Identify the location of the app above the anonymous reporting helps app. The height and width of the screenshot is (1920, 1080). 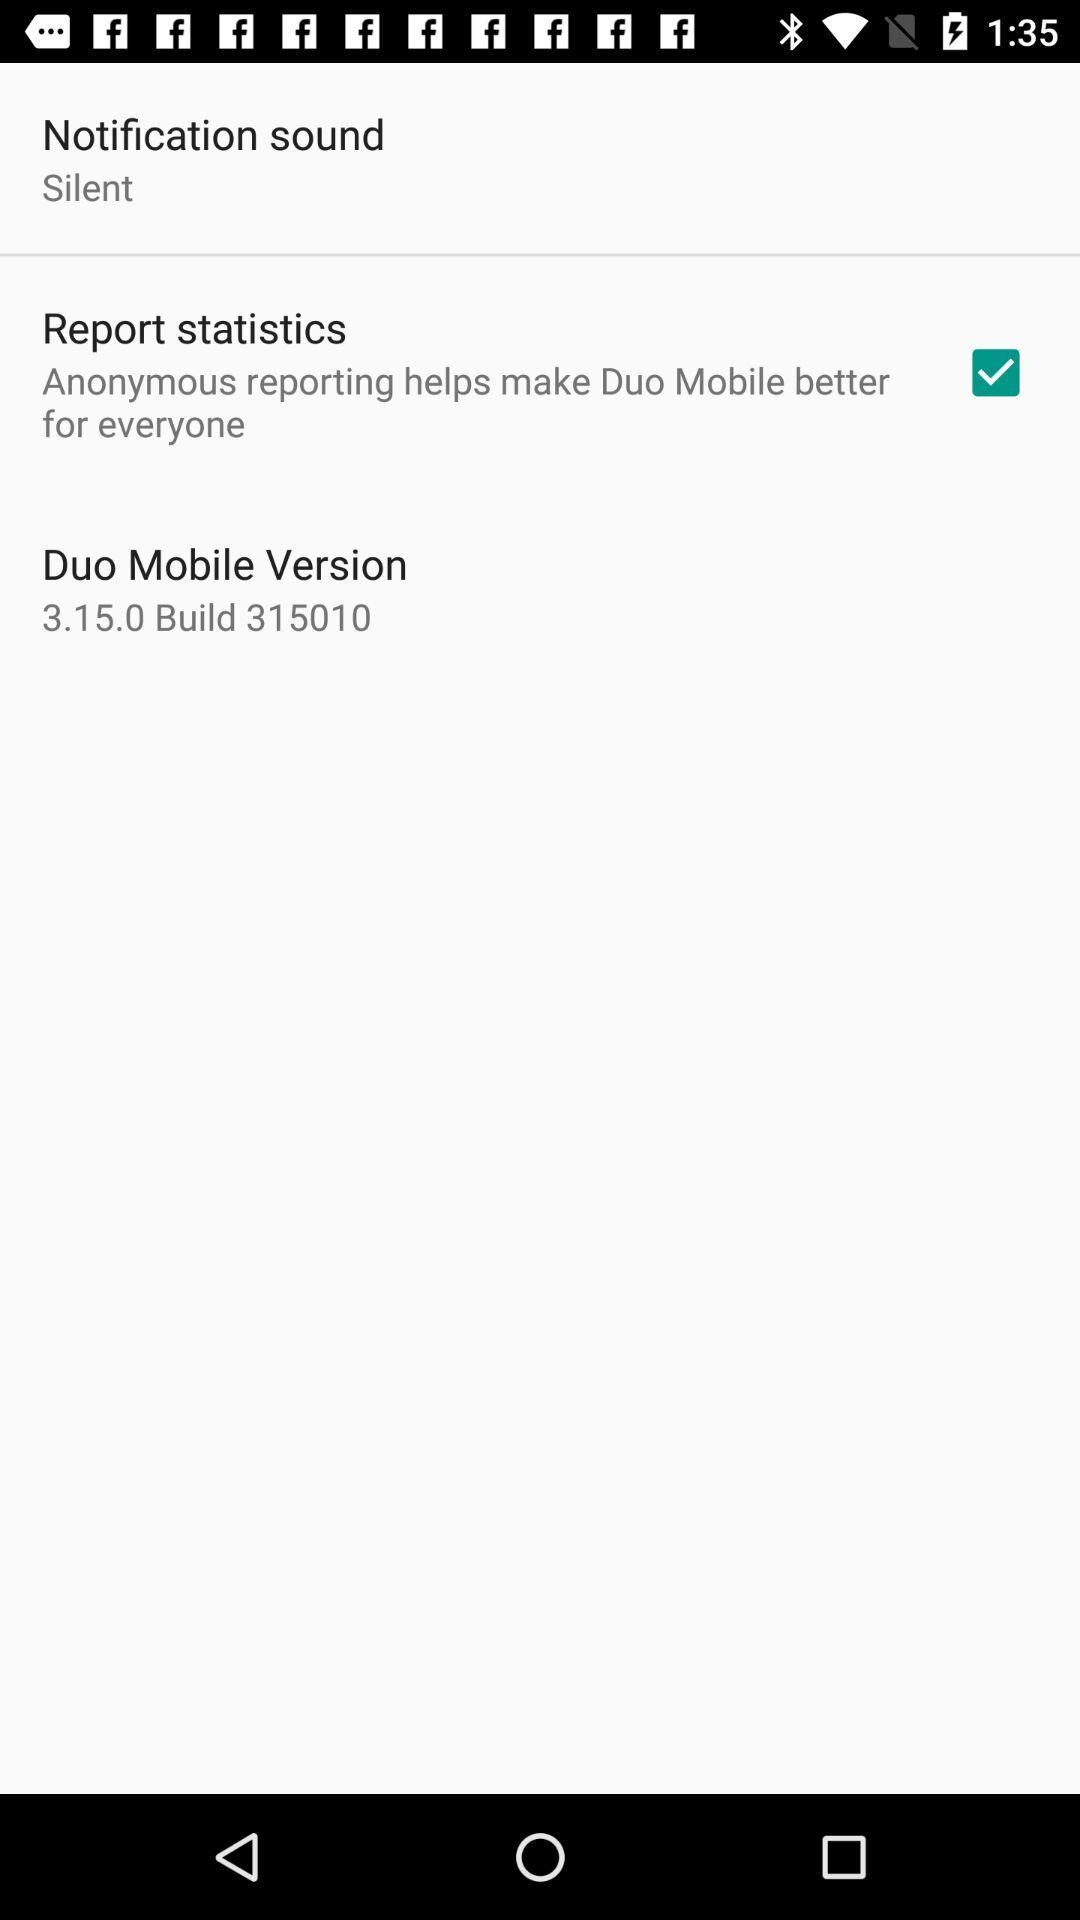
(194, 326).